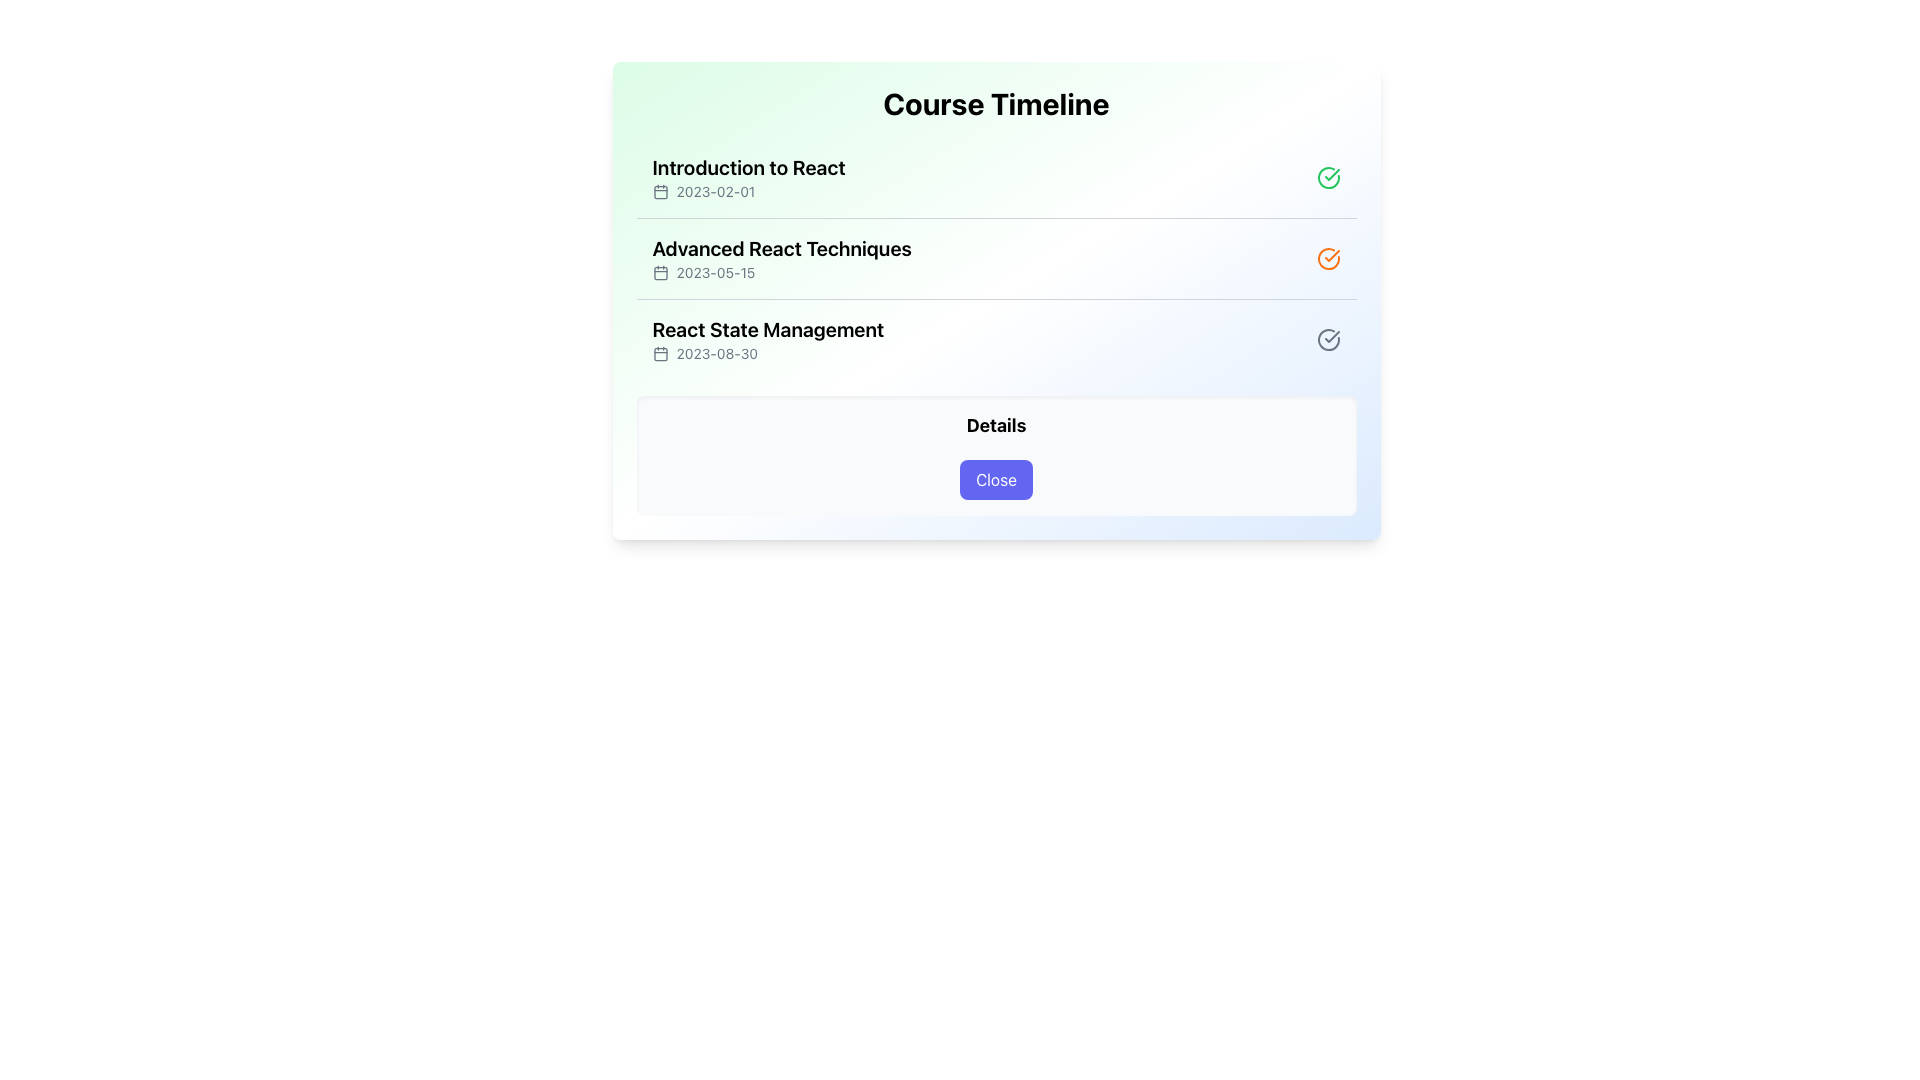 This screenshot has width=1920, height=1080. I want to click on the text label indicating the title of the first course in the timeline, which is located in the 'Introduction to React' section, directly above the date '2023-02-01', so click(747, 167).